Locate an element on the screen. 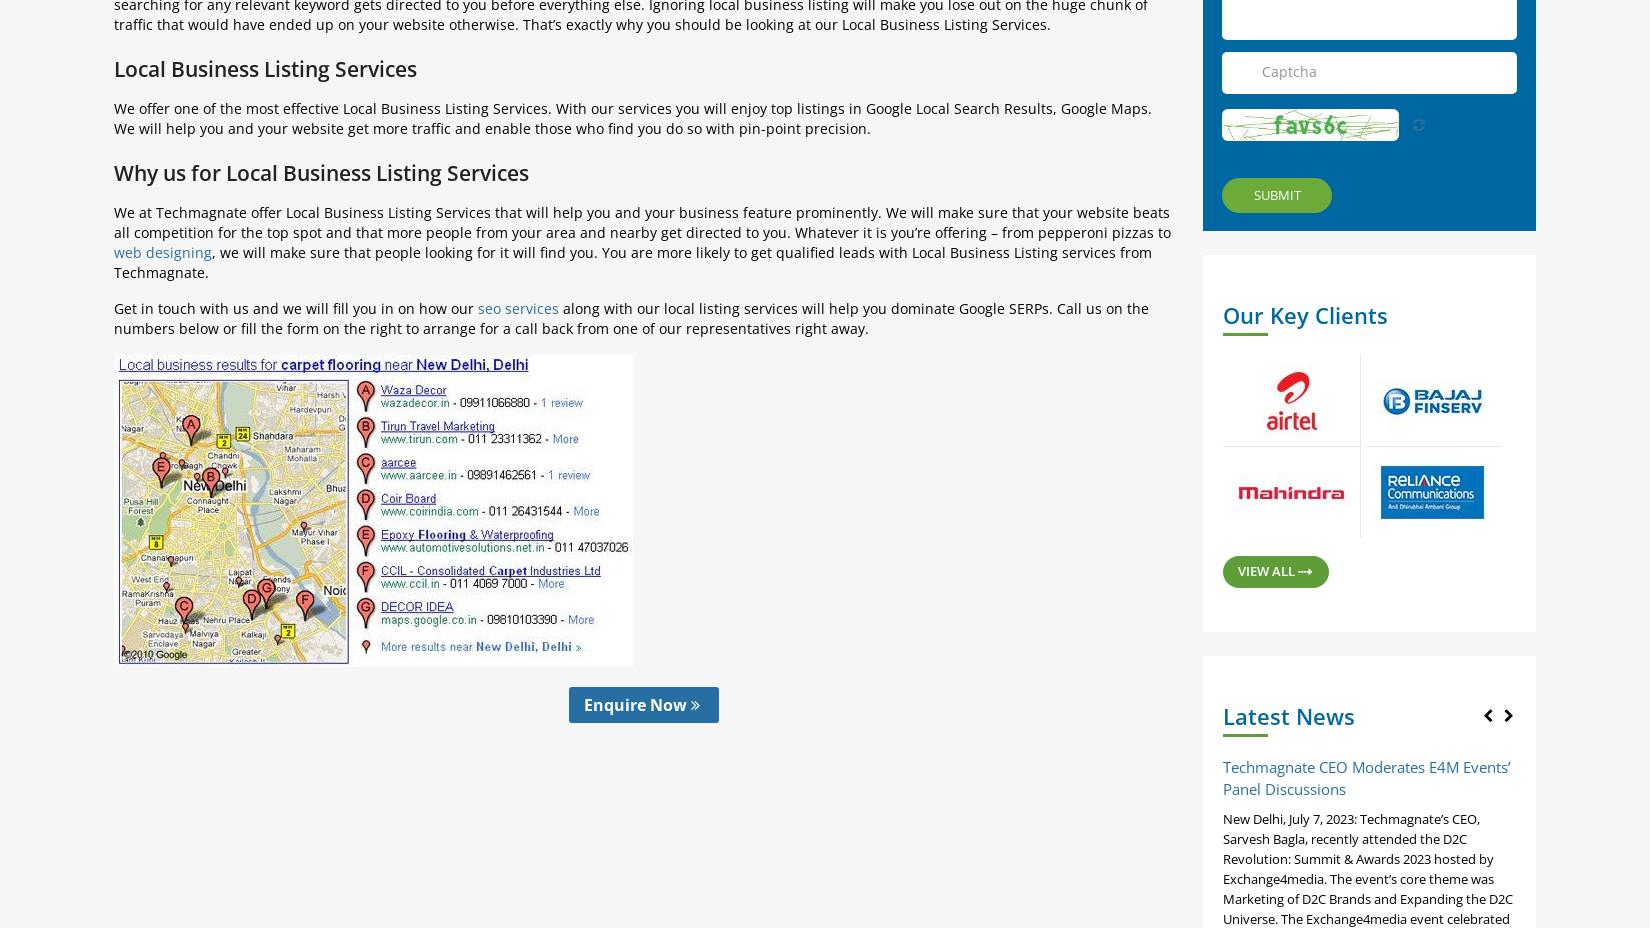  'seo services' is located at coordinates (517, 307).